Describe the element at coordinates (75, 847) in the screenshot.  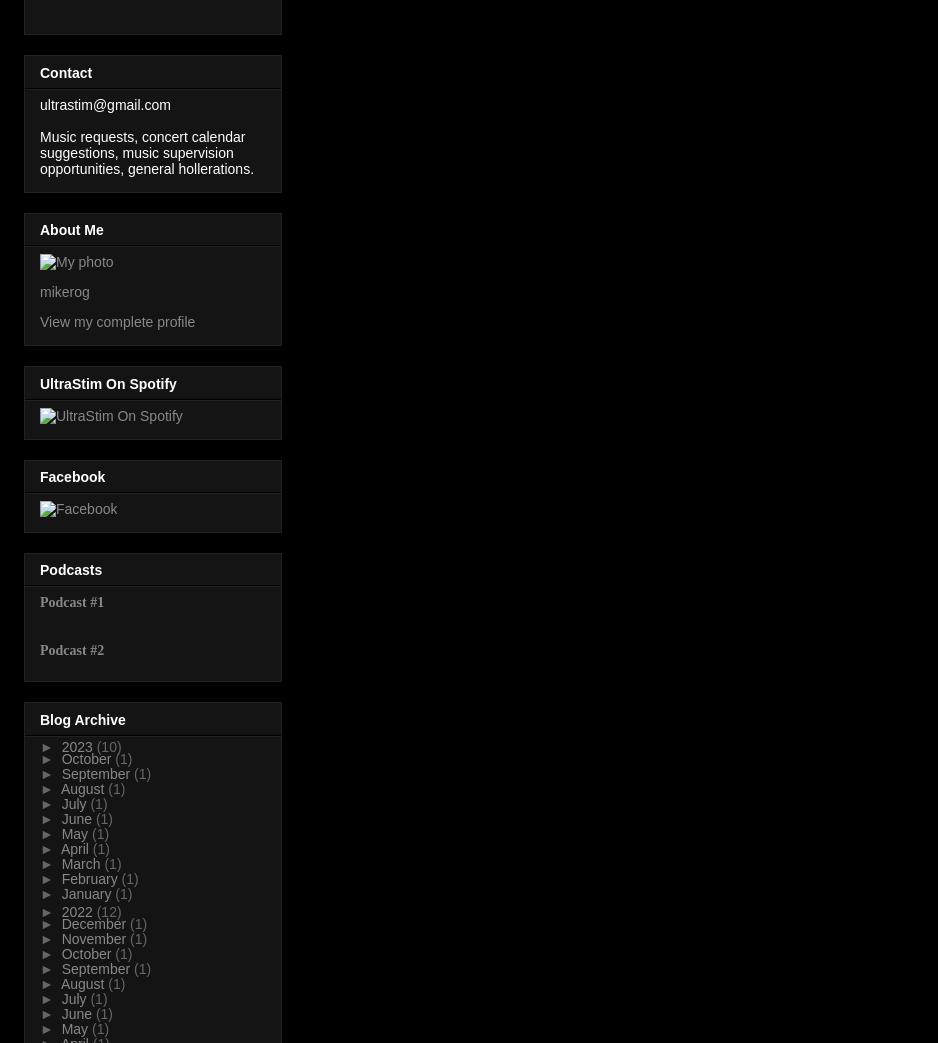
I see `'April'` at that location.